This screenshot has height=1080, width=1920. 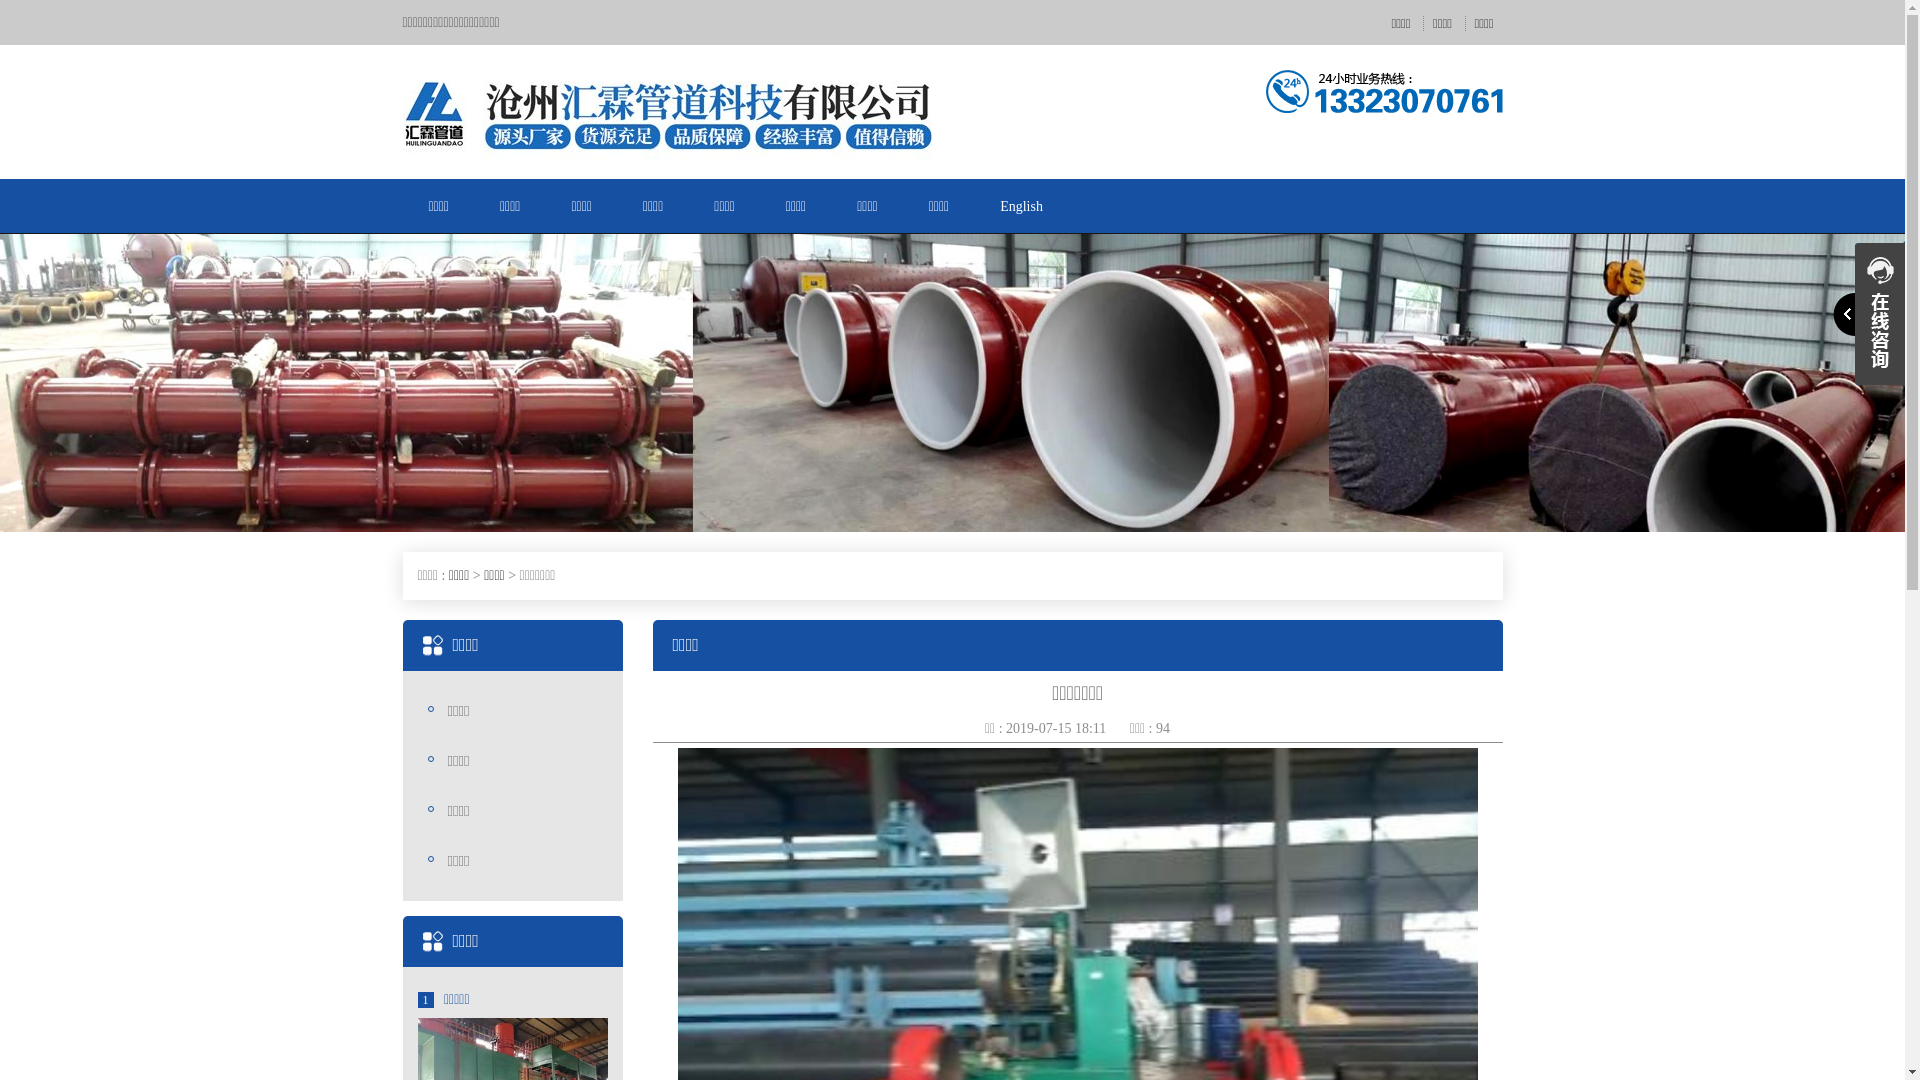 What do you see at coordinates (974, 206) in the screenshot?
I see `'English'` at bounding box center [974, 206].